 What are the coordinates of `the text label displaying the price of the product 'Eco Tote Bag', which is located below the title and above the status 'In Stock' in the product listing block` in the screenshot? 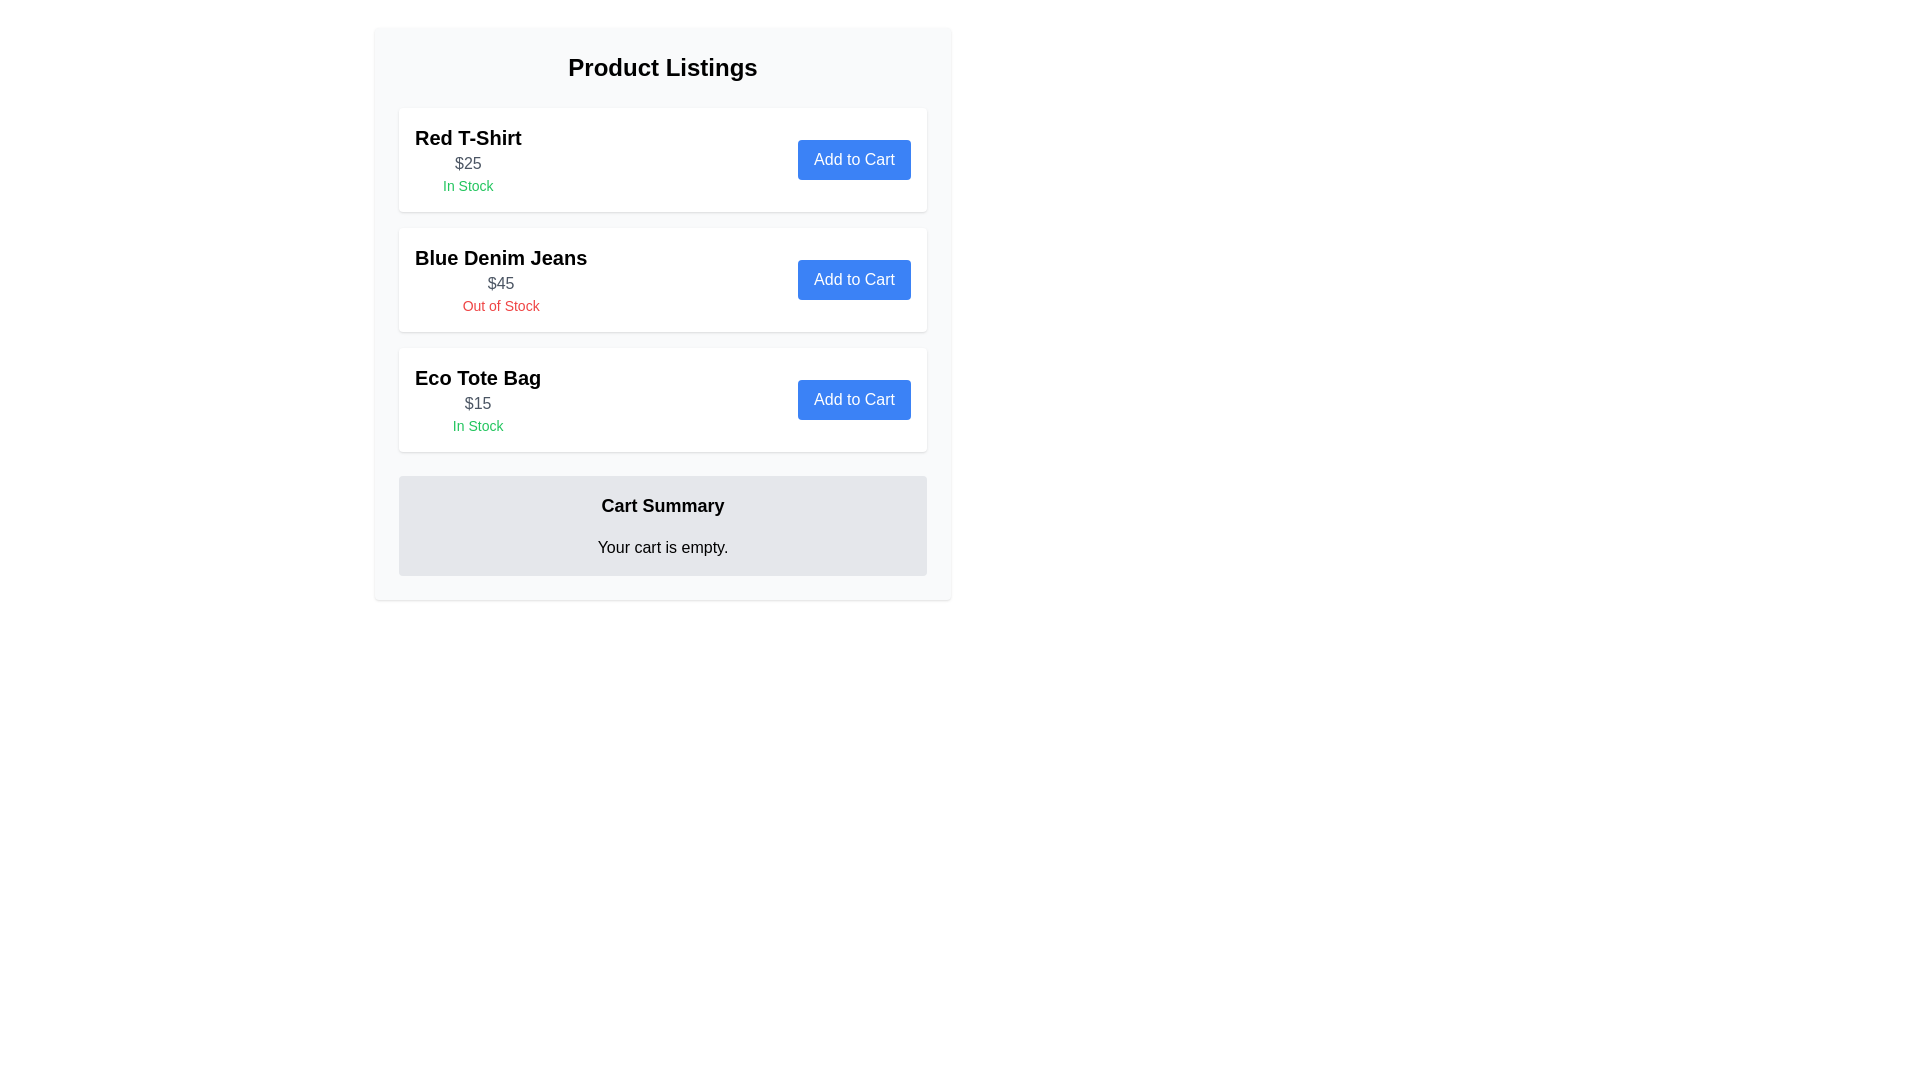 It's located at (477, 404).